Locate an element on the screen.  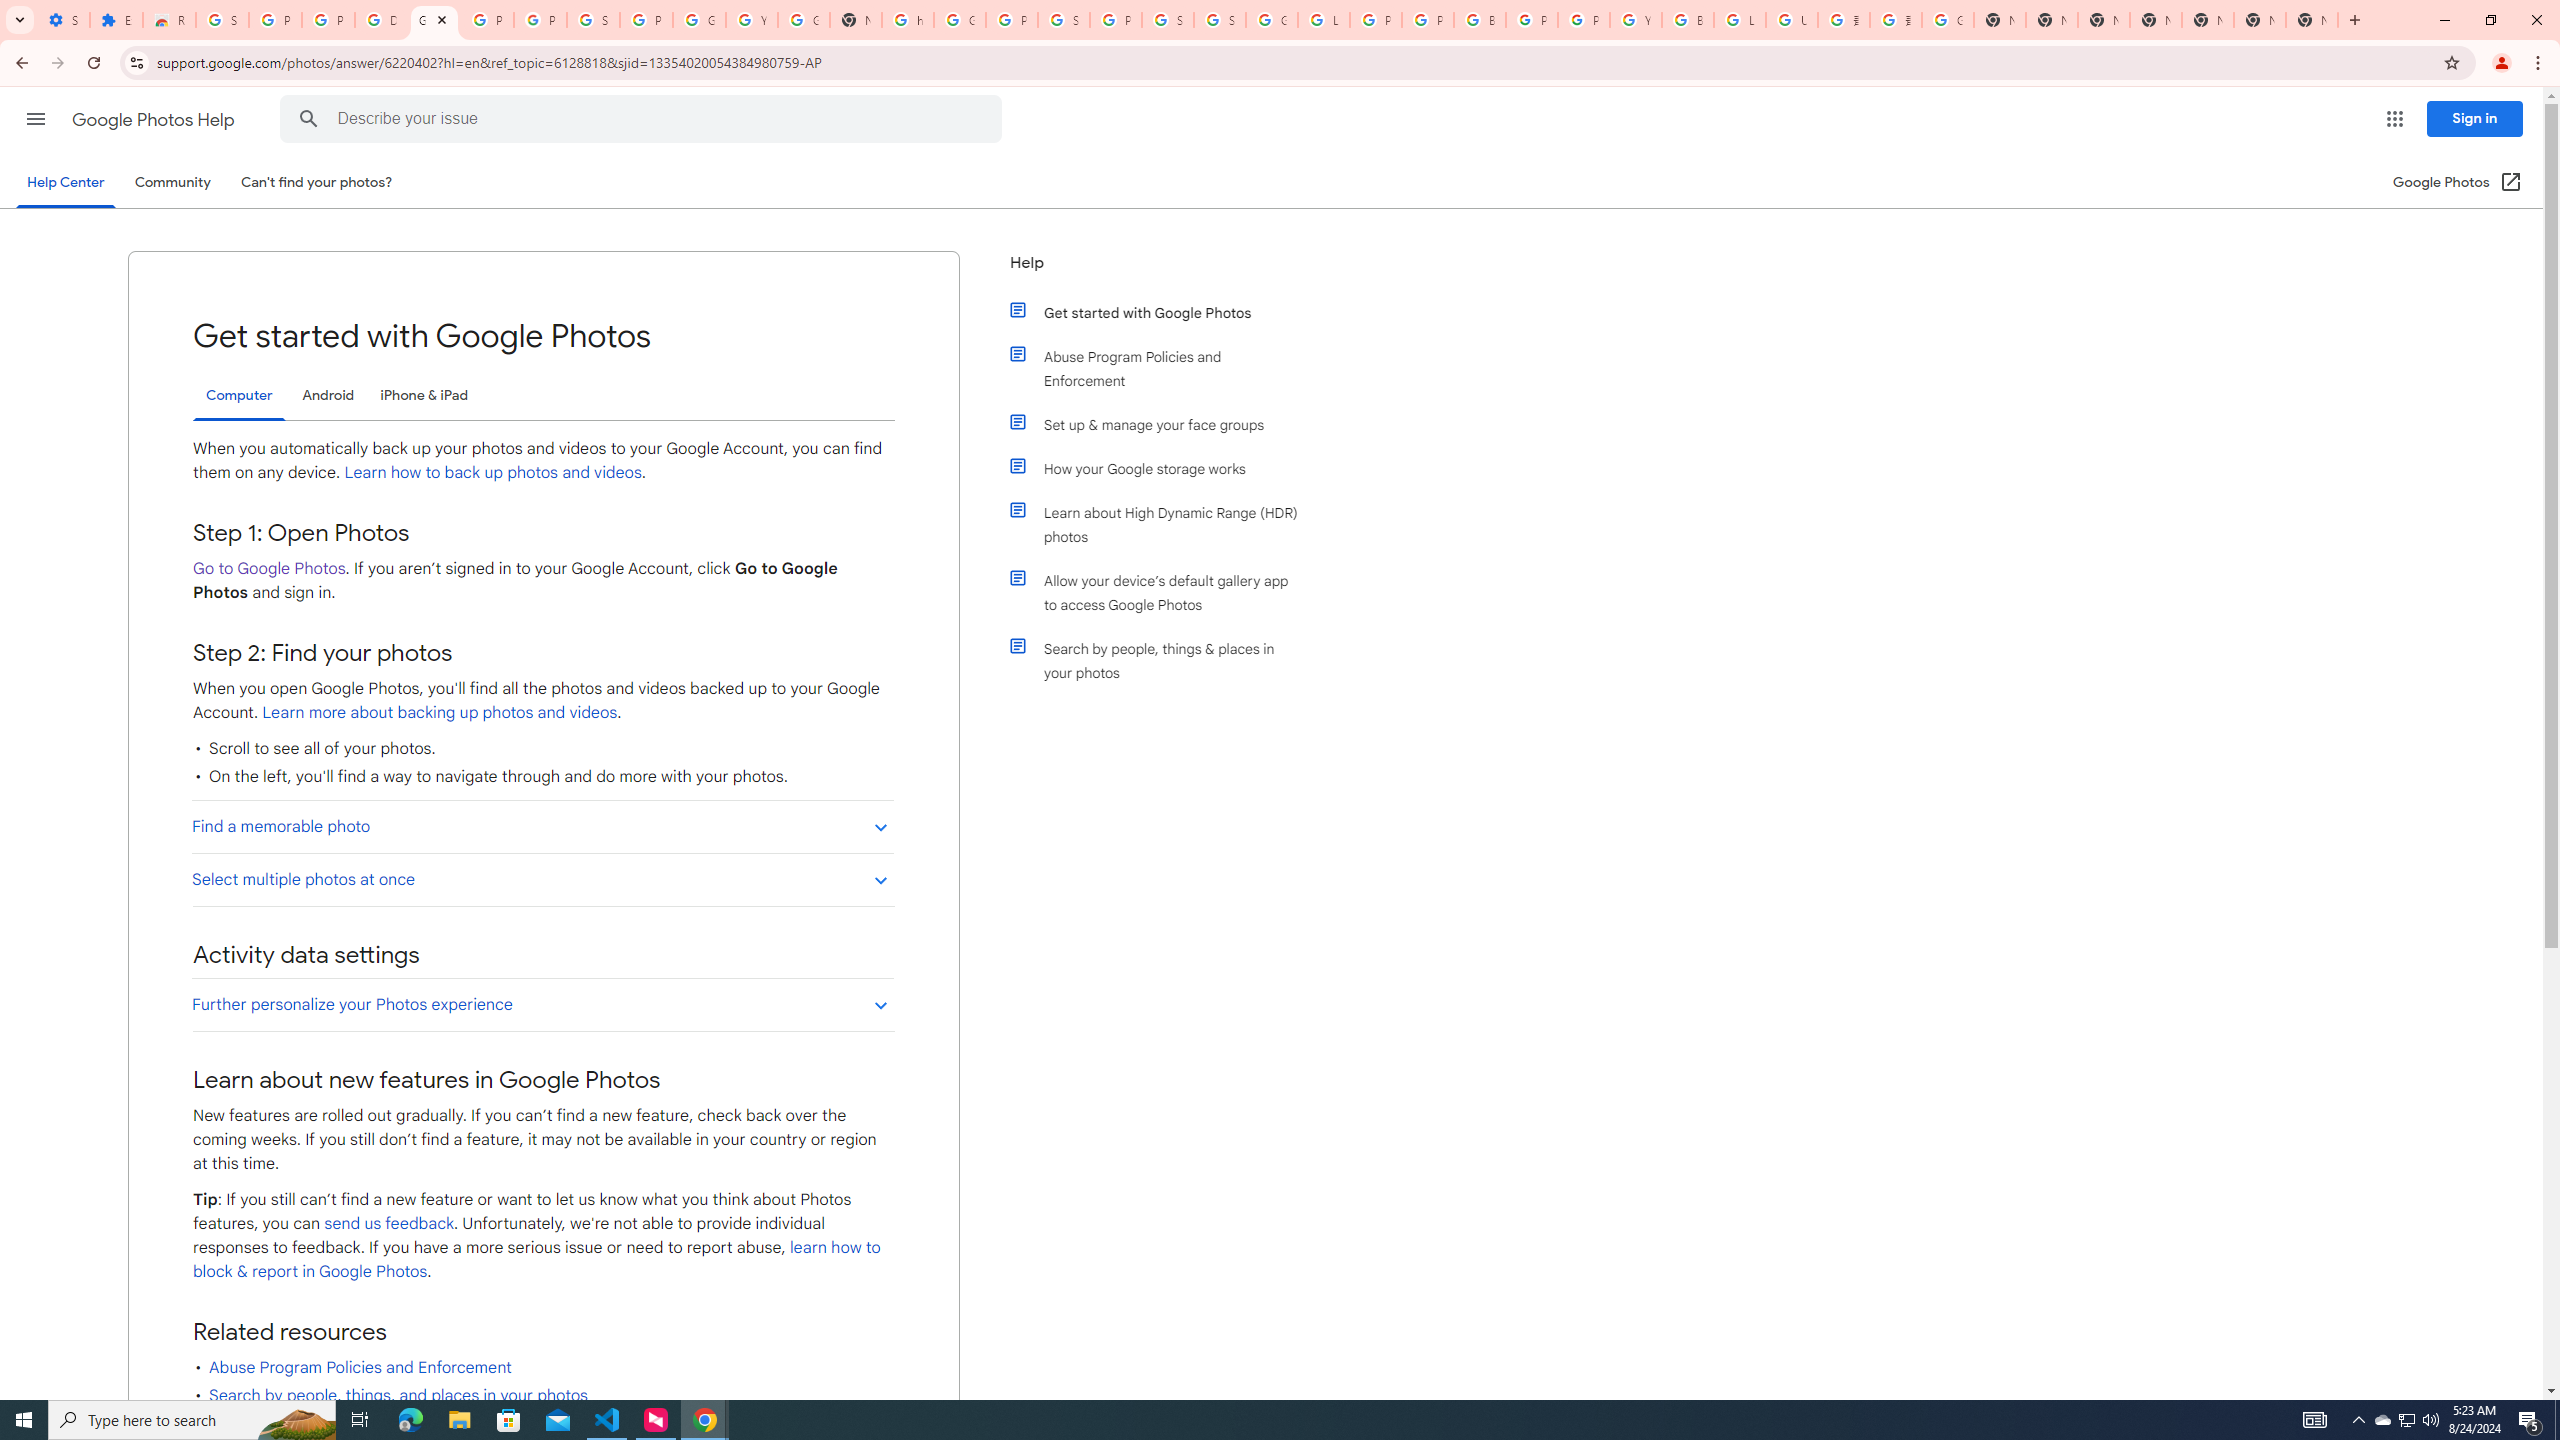
'https://scholar.google.com/' is located at coordinates (906, 19).